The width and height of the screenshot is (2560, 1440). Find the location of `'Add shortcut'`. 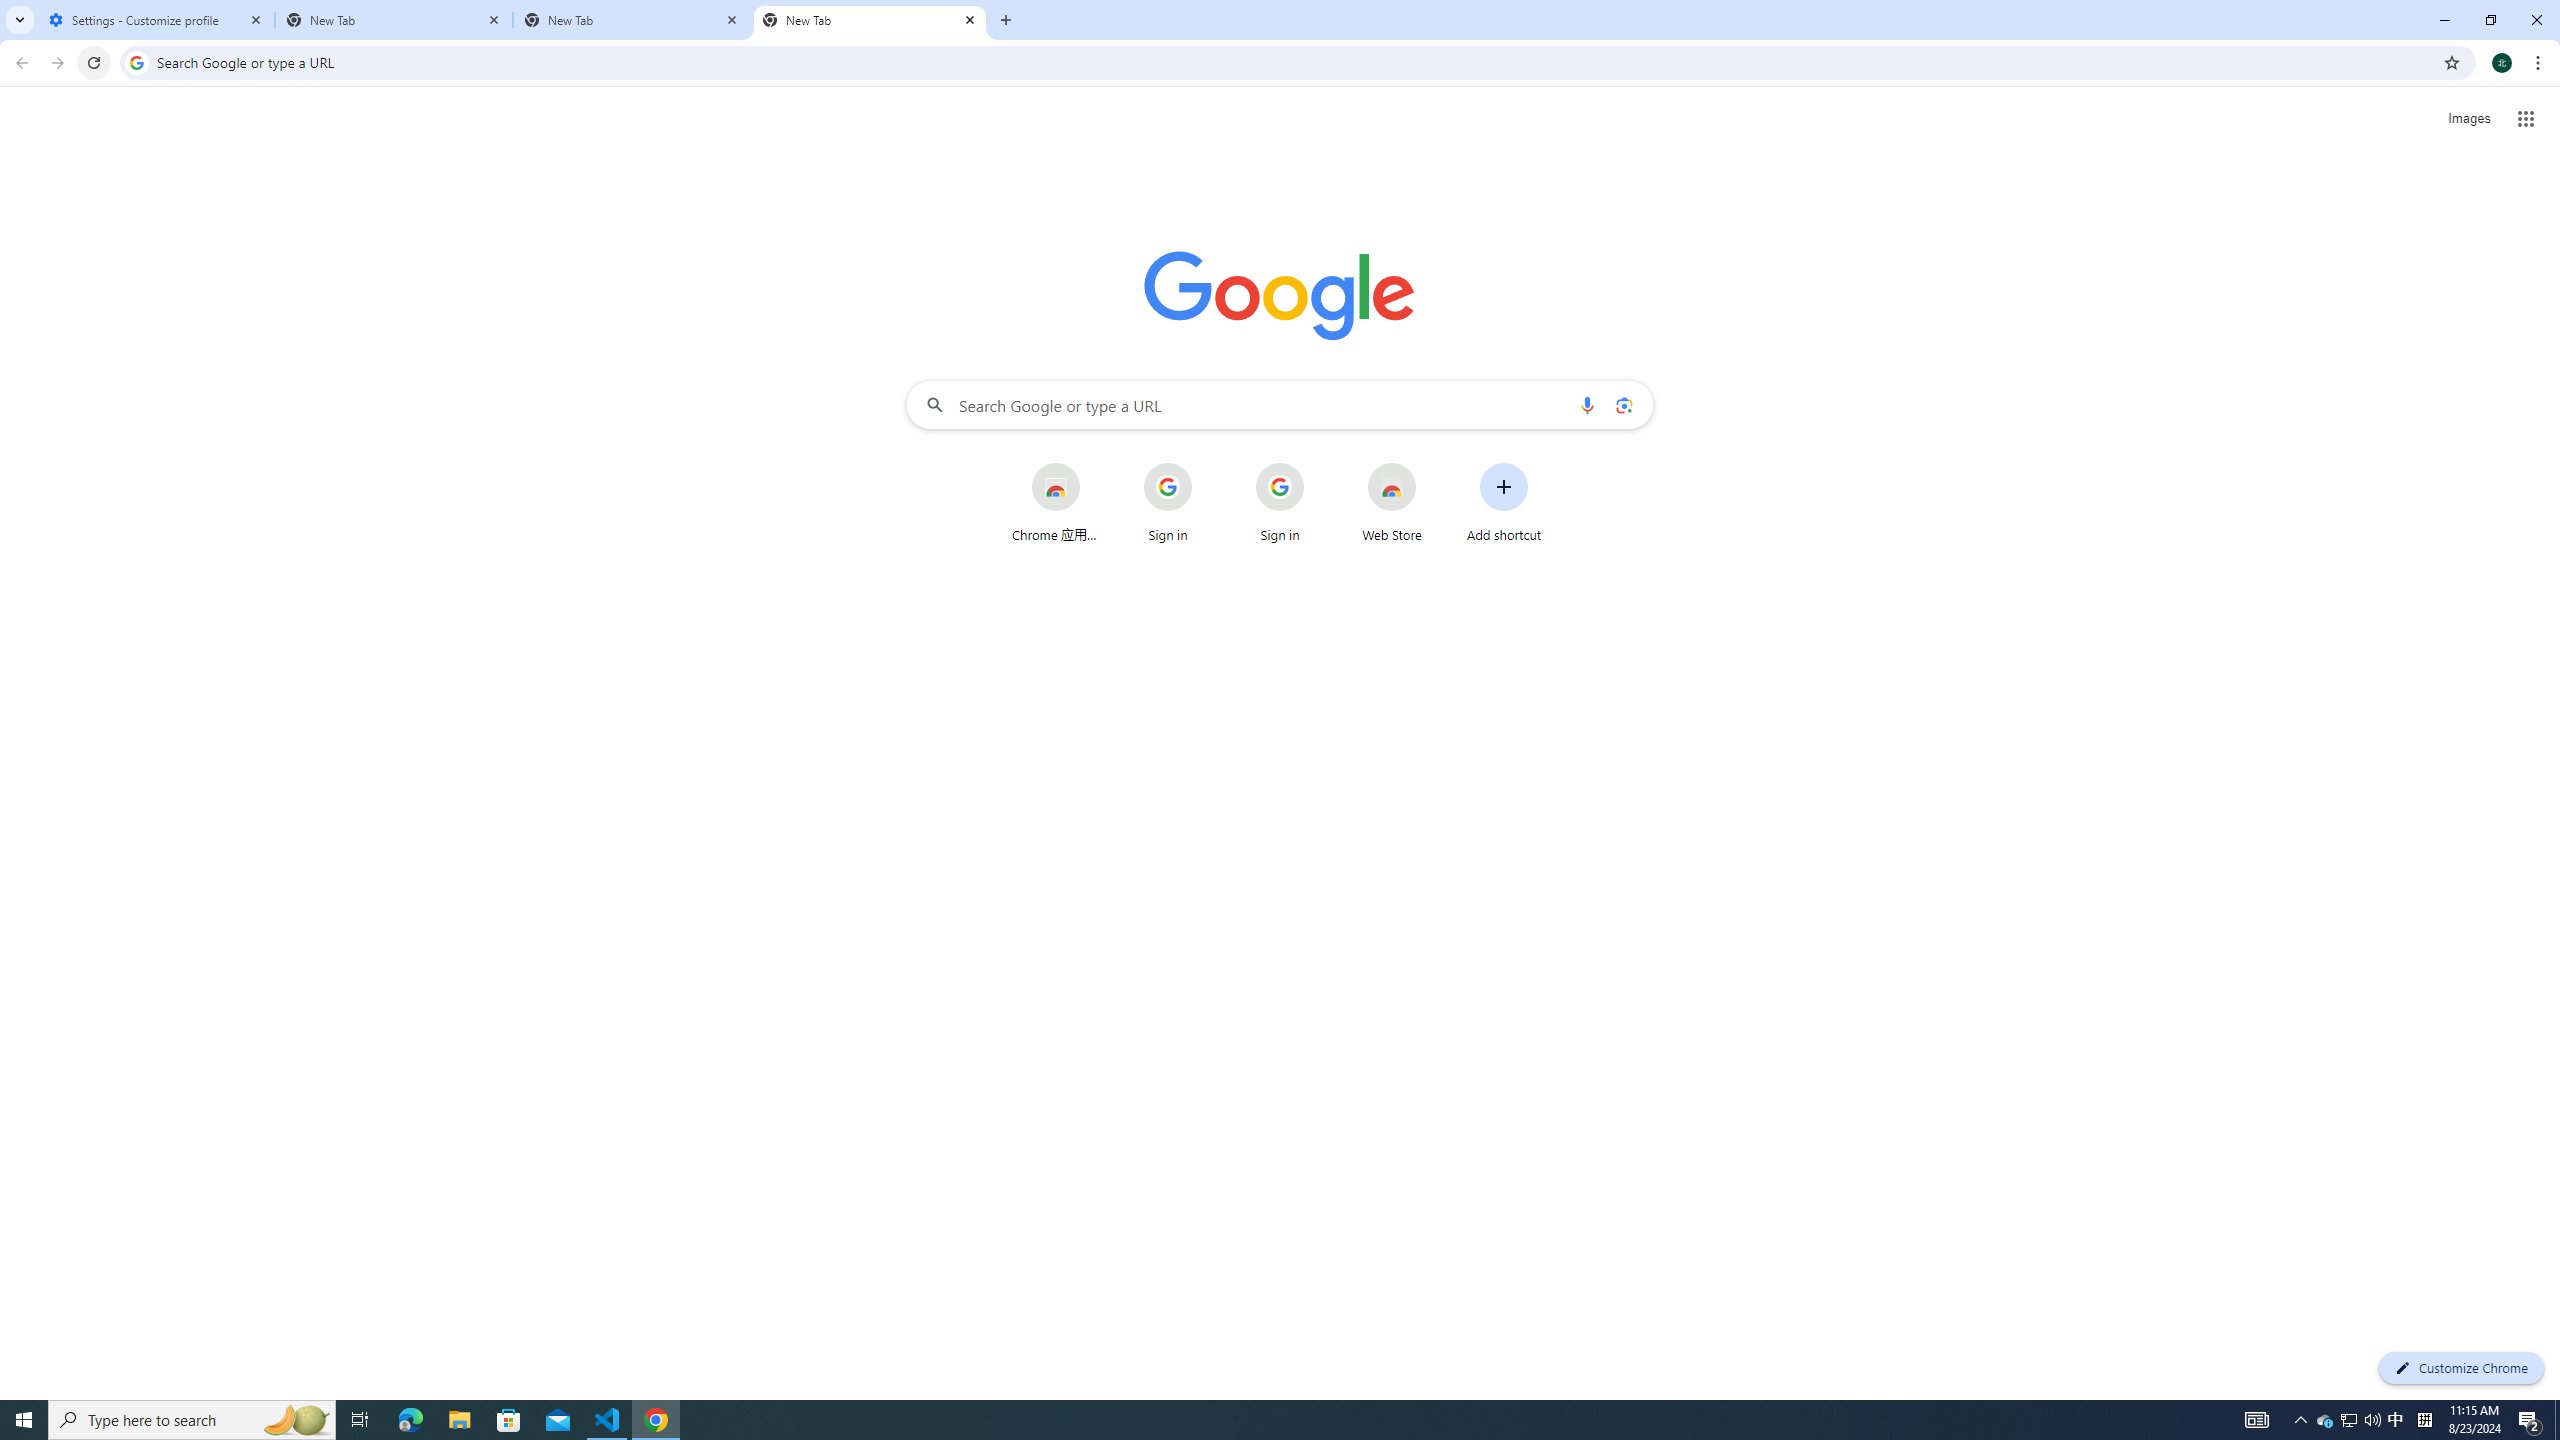

'Add shortcut' is located at coordinates (1504, 501).